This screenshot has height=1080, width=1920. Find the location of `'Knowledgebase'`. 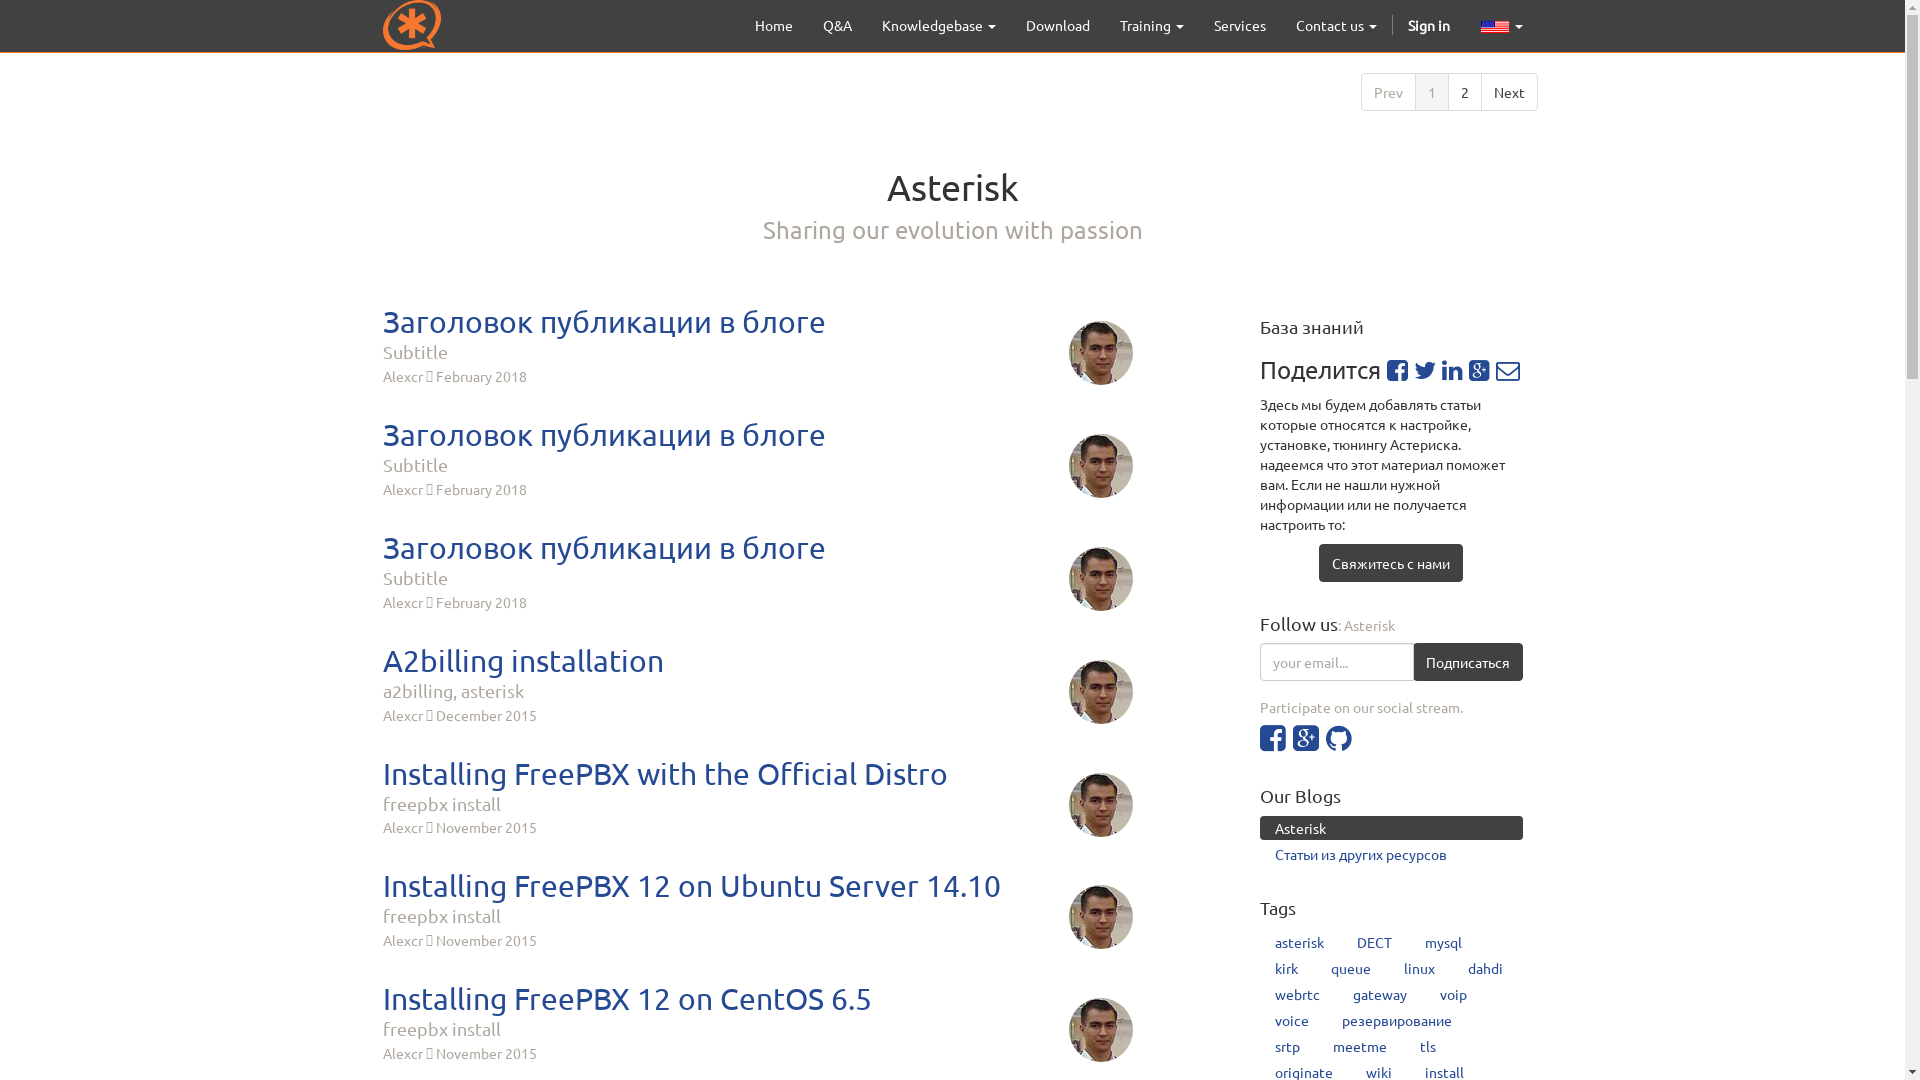

'Knowledgebase' is located at coordinates (936, 24).